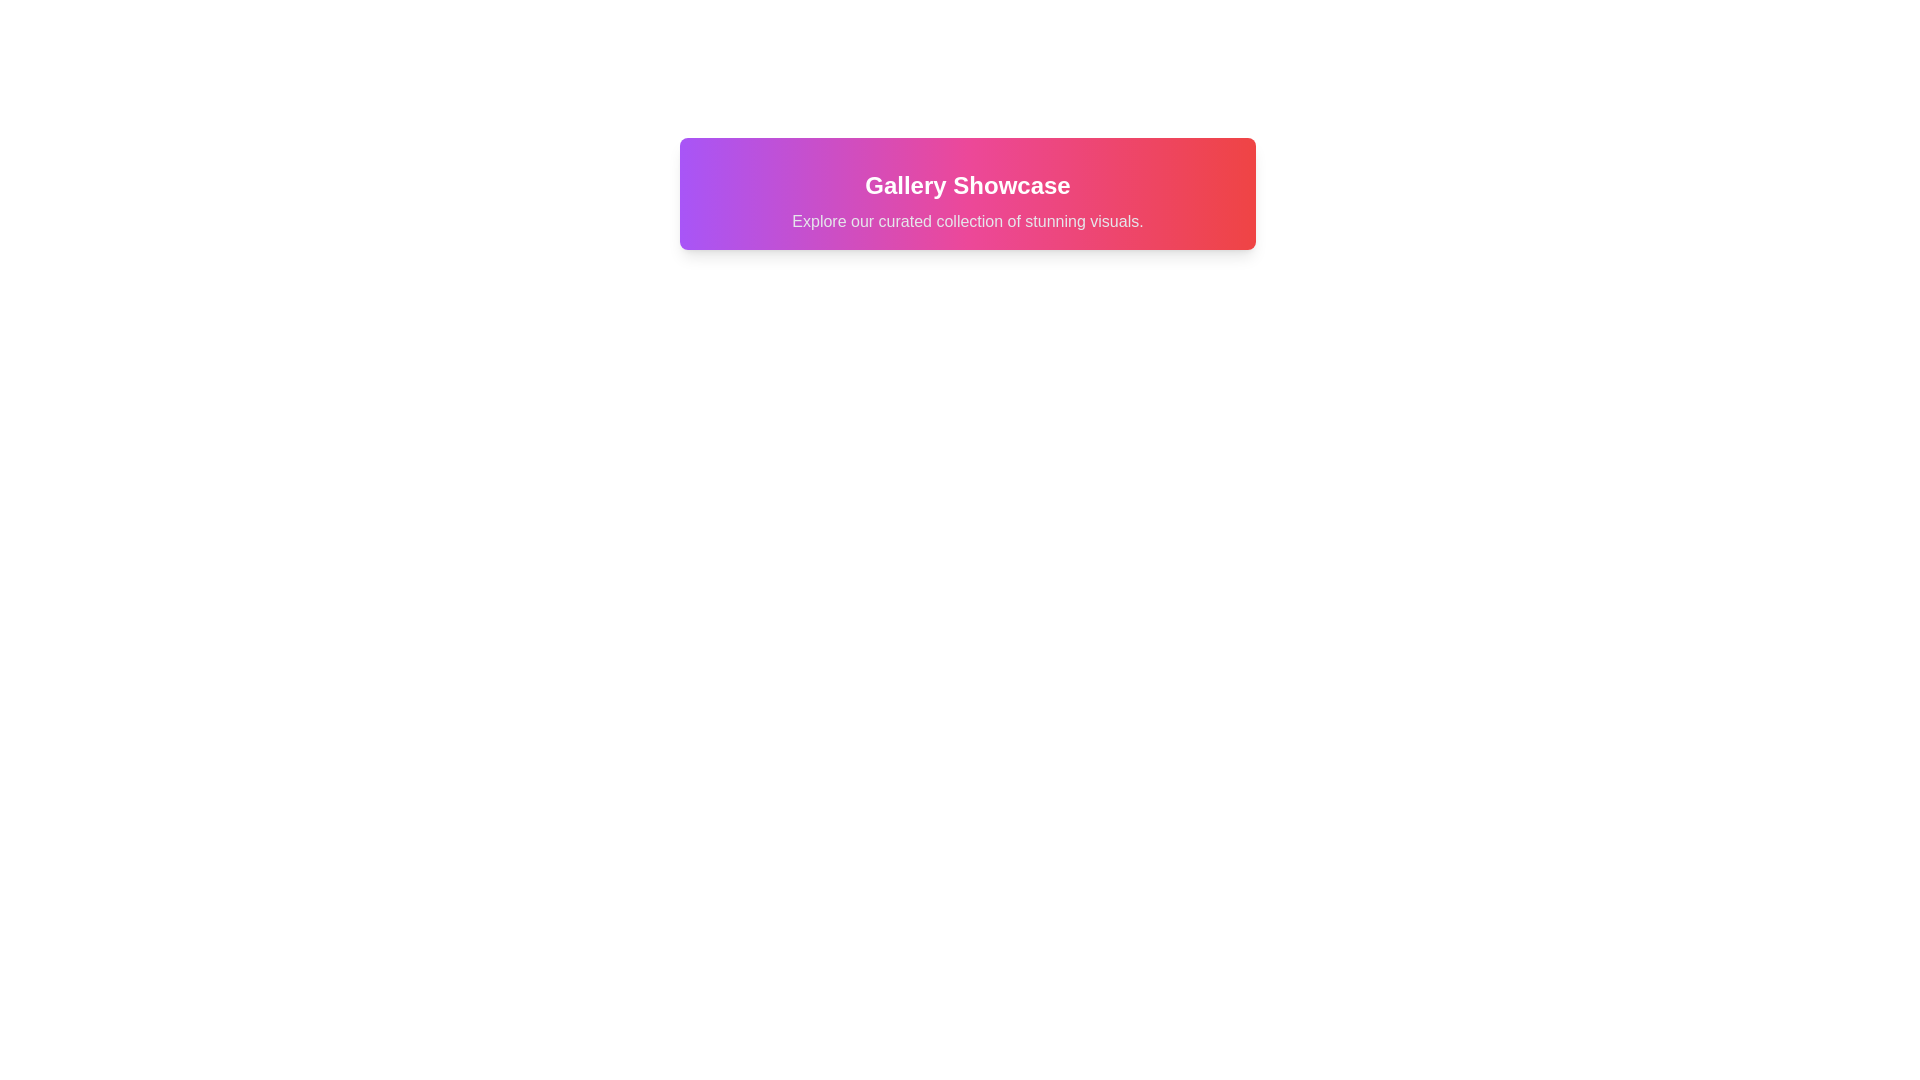  I want to click on the Informational banner titled 'Gallery Showcase' that features a gradient background from purple to red and contains a subtitle below in gray color, so click(968, 193).